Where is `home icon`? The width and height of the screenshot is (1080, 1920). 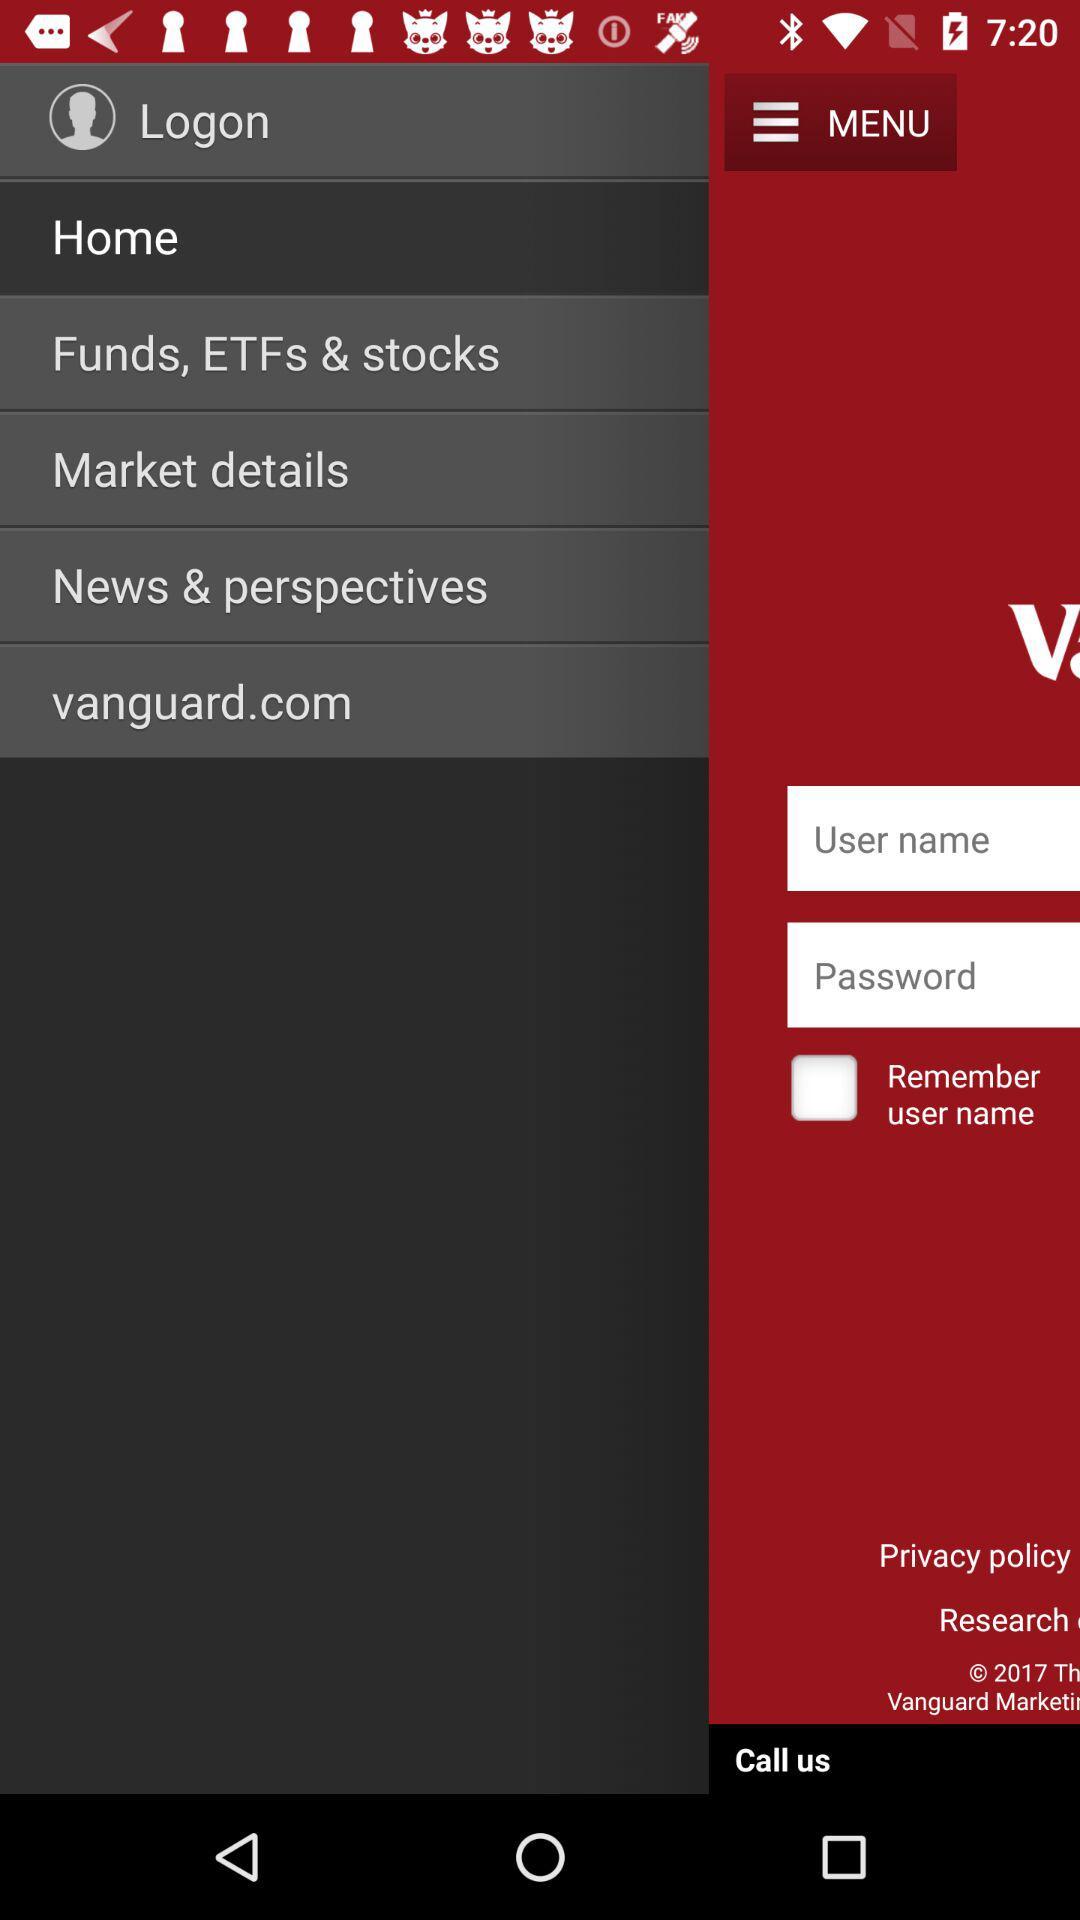
home icon is located at coordinates (115, 235).